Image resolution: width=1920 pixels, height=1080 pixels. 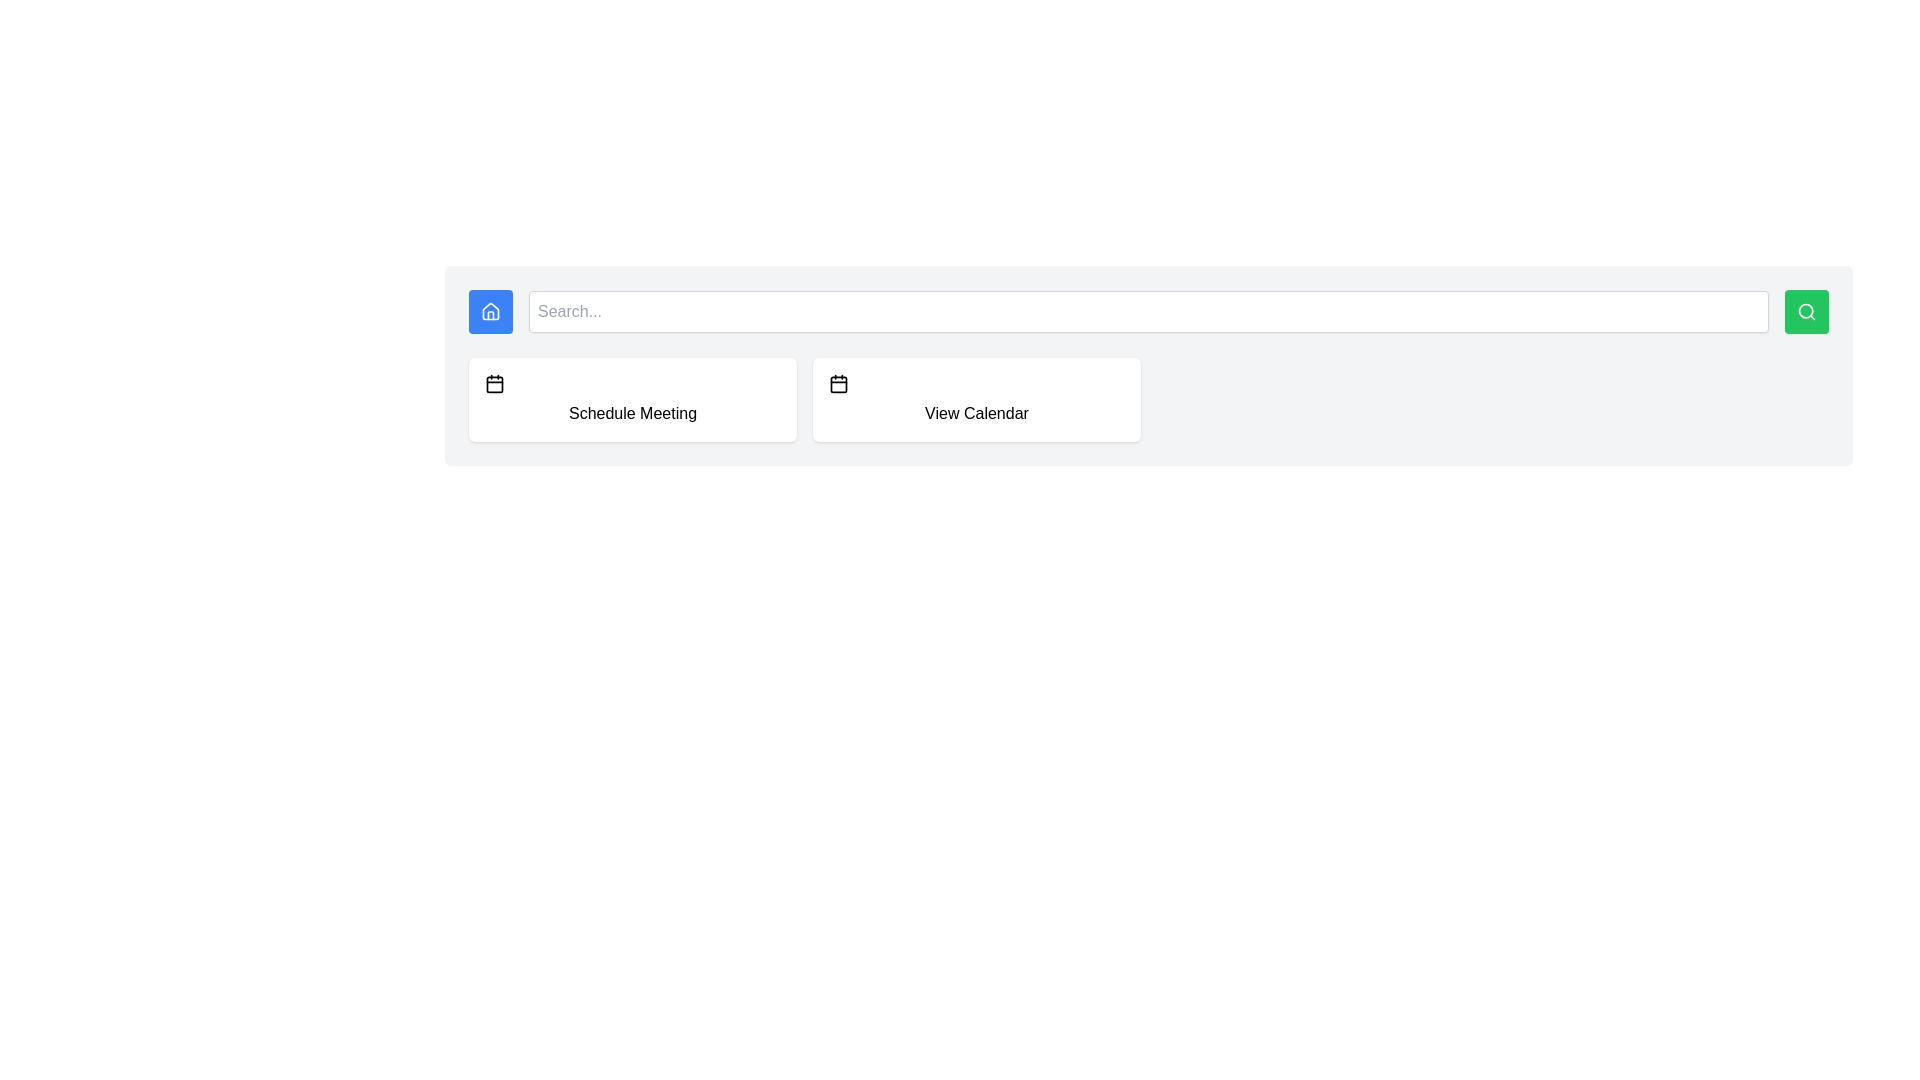 I want to click on the small home icon rendered in a blue square, so click(x=490, y=312).